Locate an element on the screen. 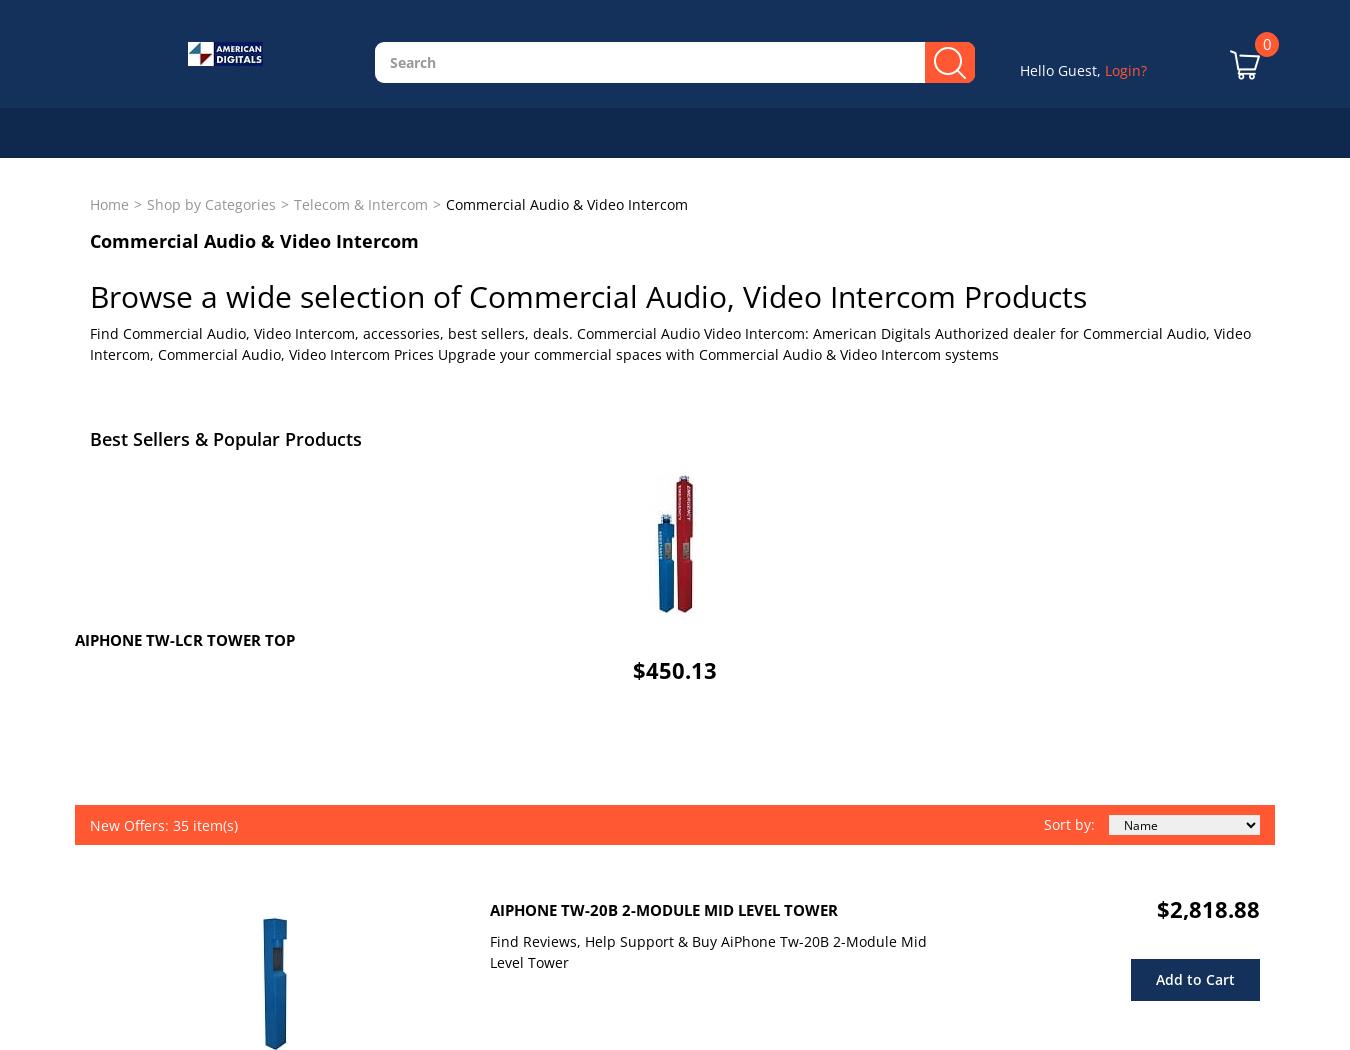  'AiPhone Tw-Lcr Tower Top' is located at coordinates (184, 638).